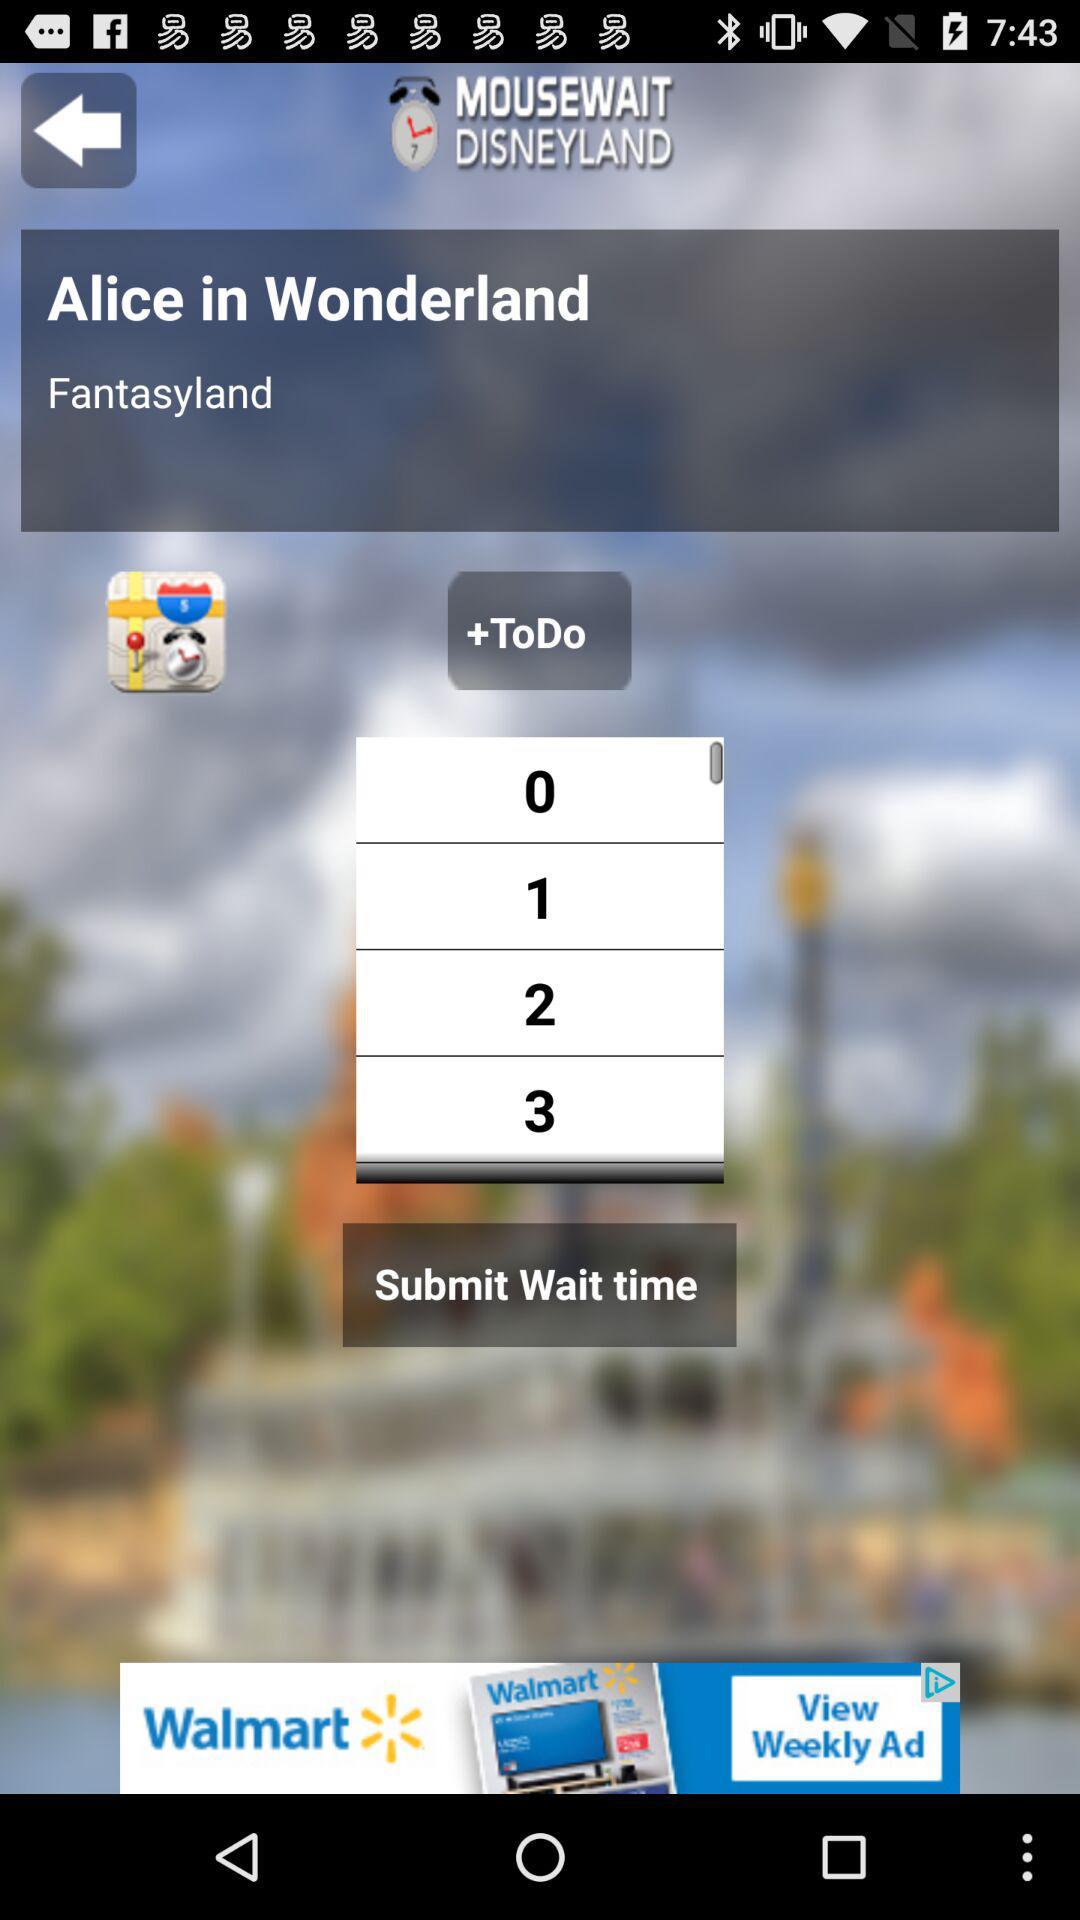 This screenshot has height=1920, width=1080. I want to click on go back, so click(77, 129).